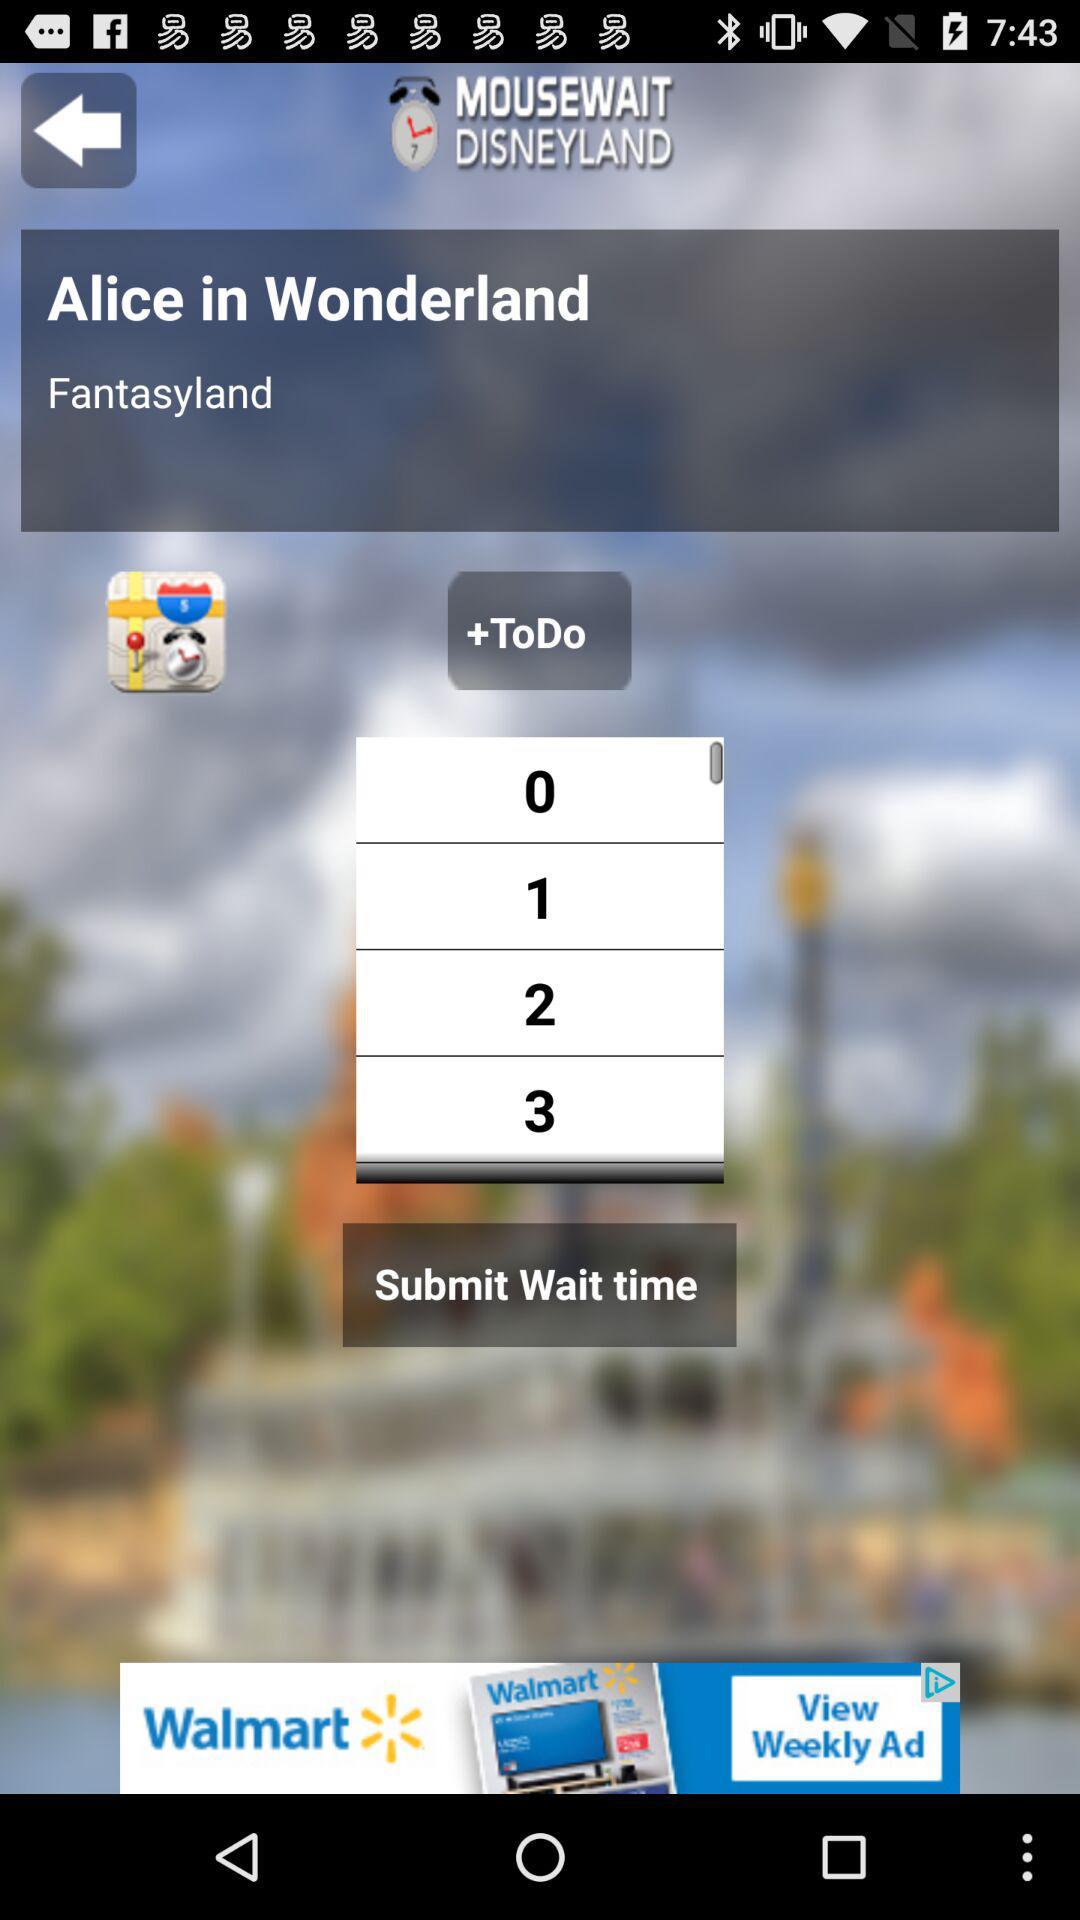 This screenshot has height=1920, width=1080. I want to click on go back, so click(77, 129).